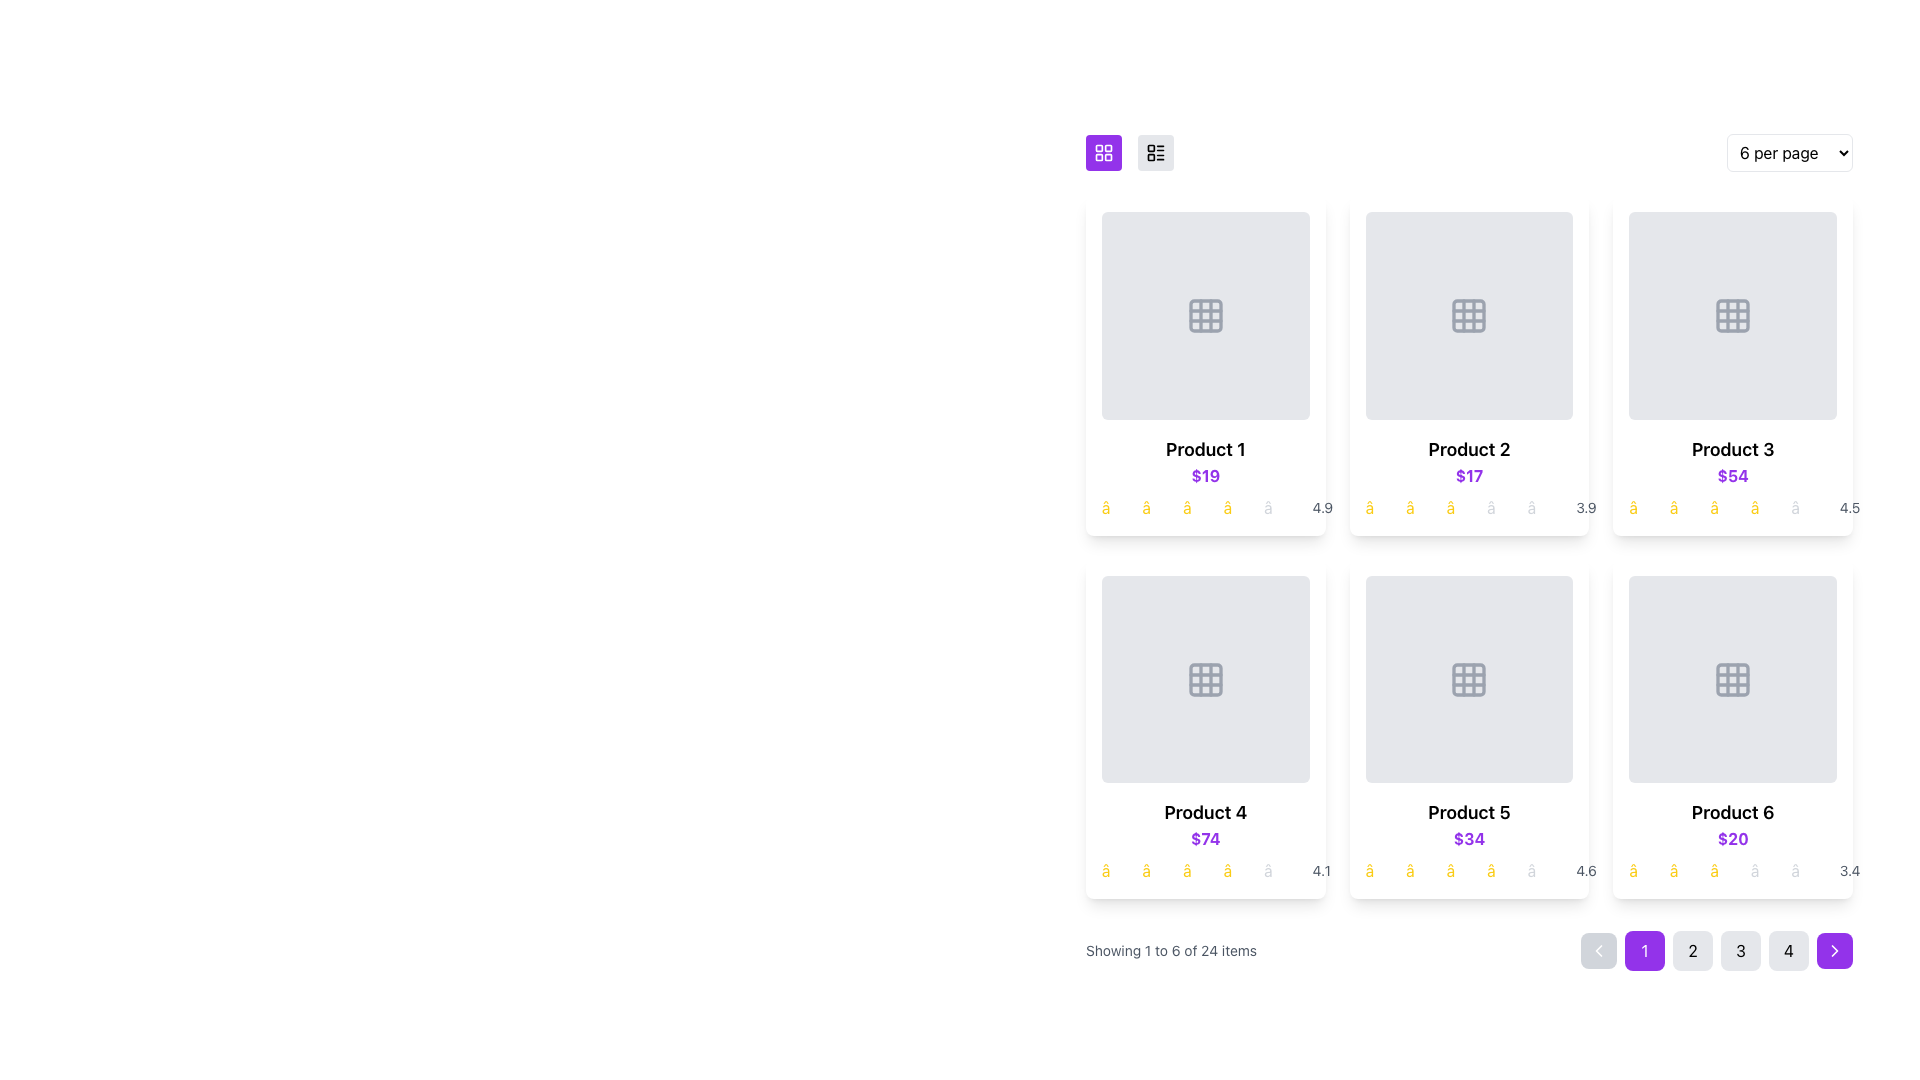 This screenshot has width=1920, height=1080. Describe the element at coordinates (1732, 315) in the screenshot. I see `the middle square of the 3x3 grid icon representing Product 3 in the product card layout` at that location.